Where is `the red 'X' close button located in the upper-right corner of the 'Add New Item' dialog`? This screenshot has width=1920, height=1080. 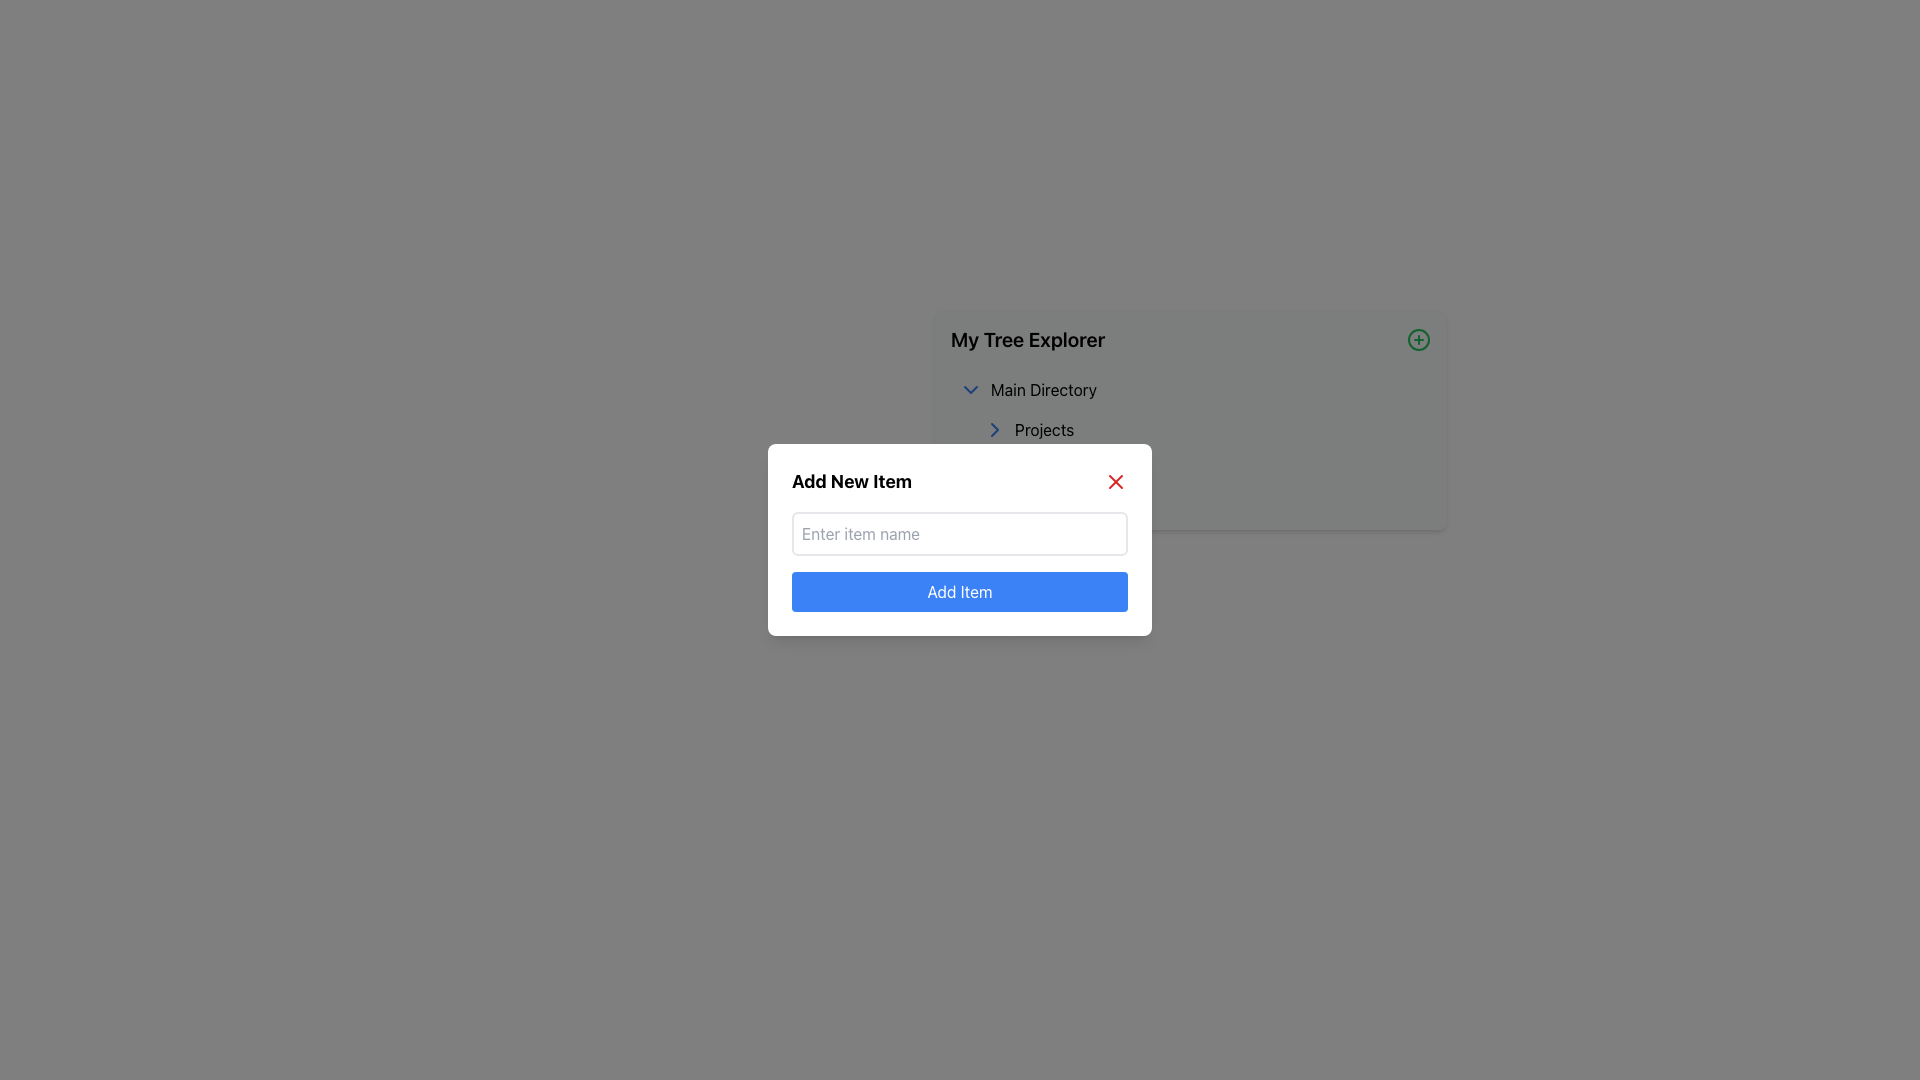
the red 'X' close button located in the upper-right corner of the 'Add New Item' dialog is located at coordinates (1115, 482).